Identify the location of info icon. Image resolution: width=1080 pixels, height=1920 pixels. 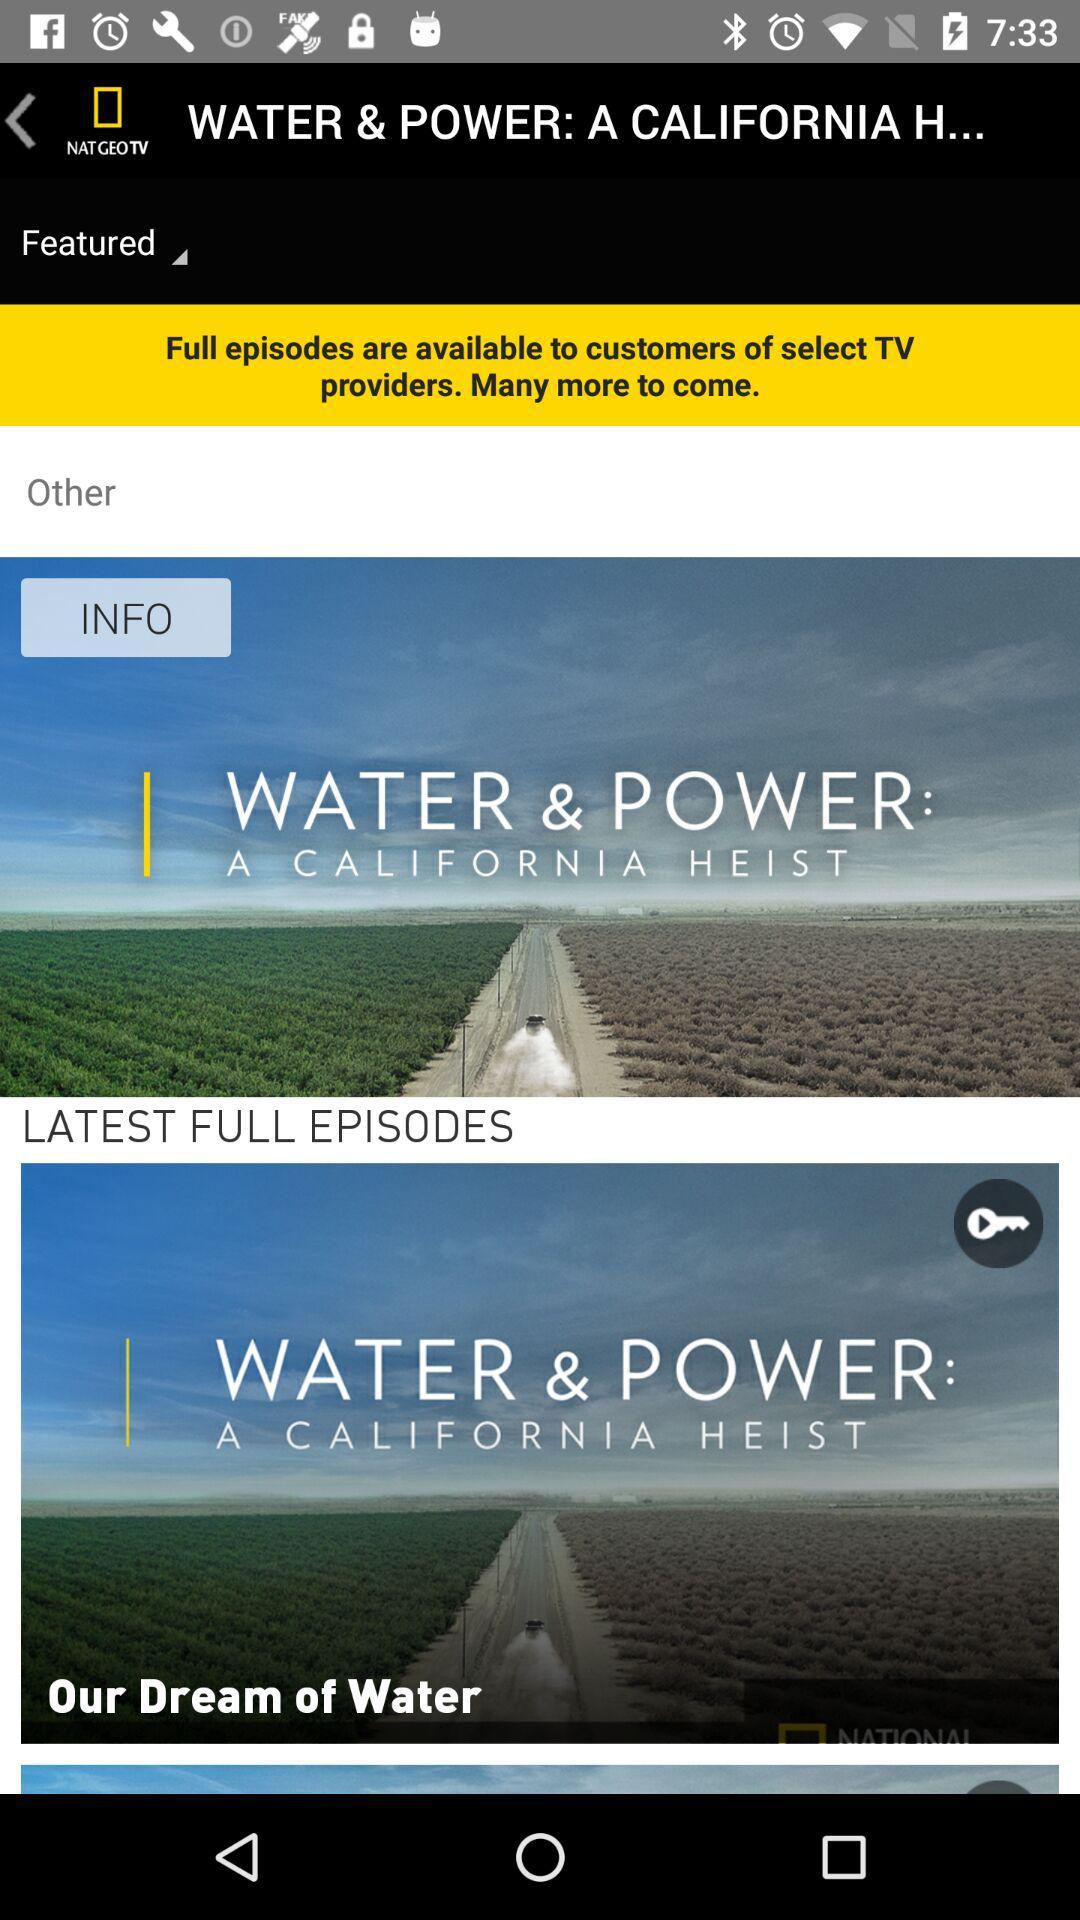
(126, 616).